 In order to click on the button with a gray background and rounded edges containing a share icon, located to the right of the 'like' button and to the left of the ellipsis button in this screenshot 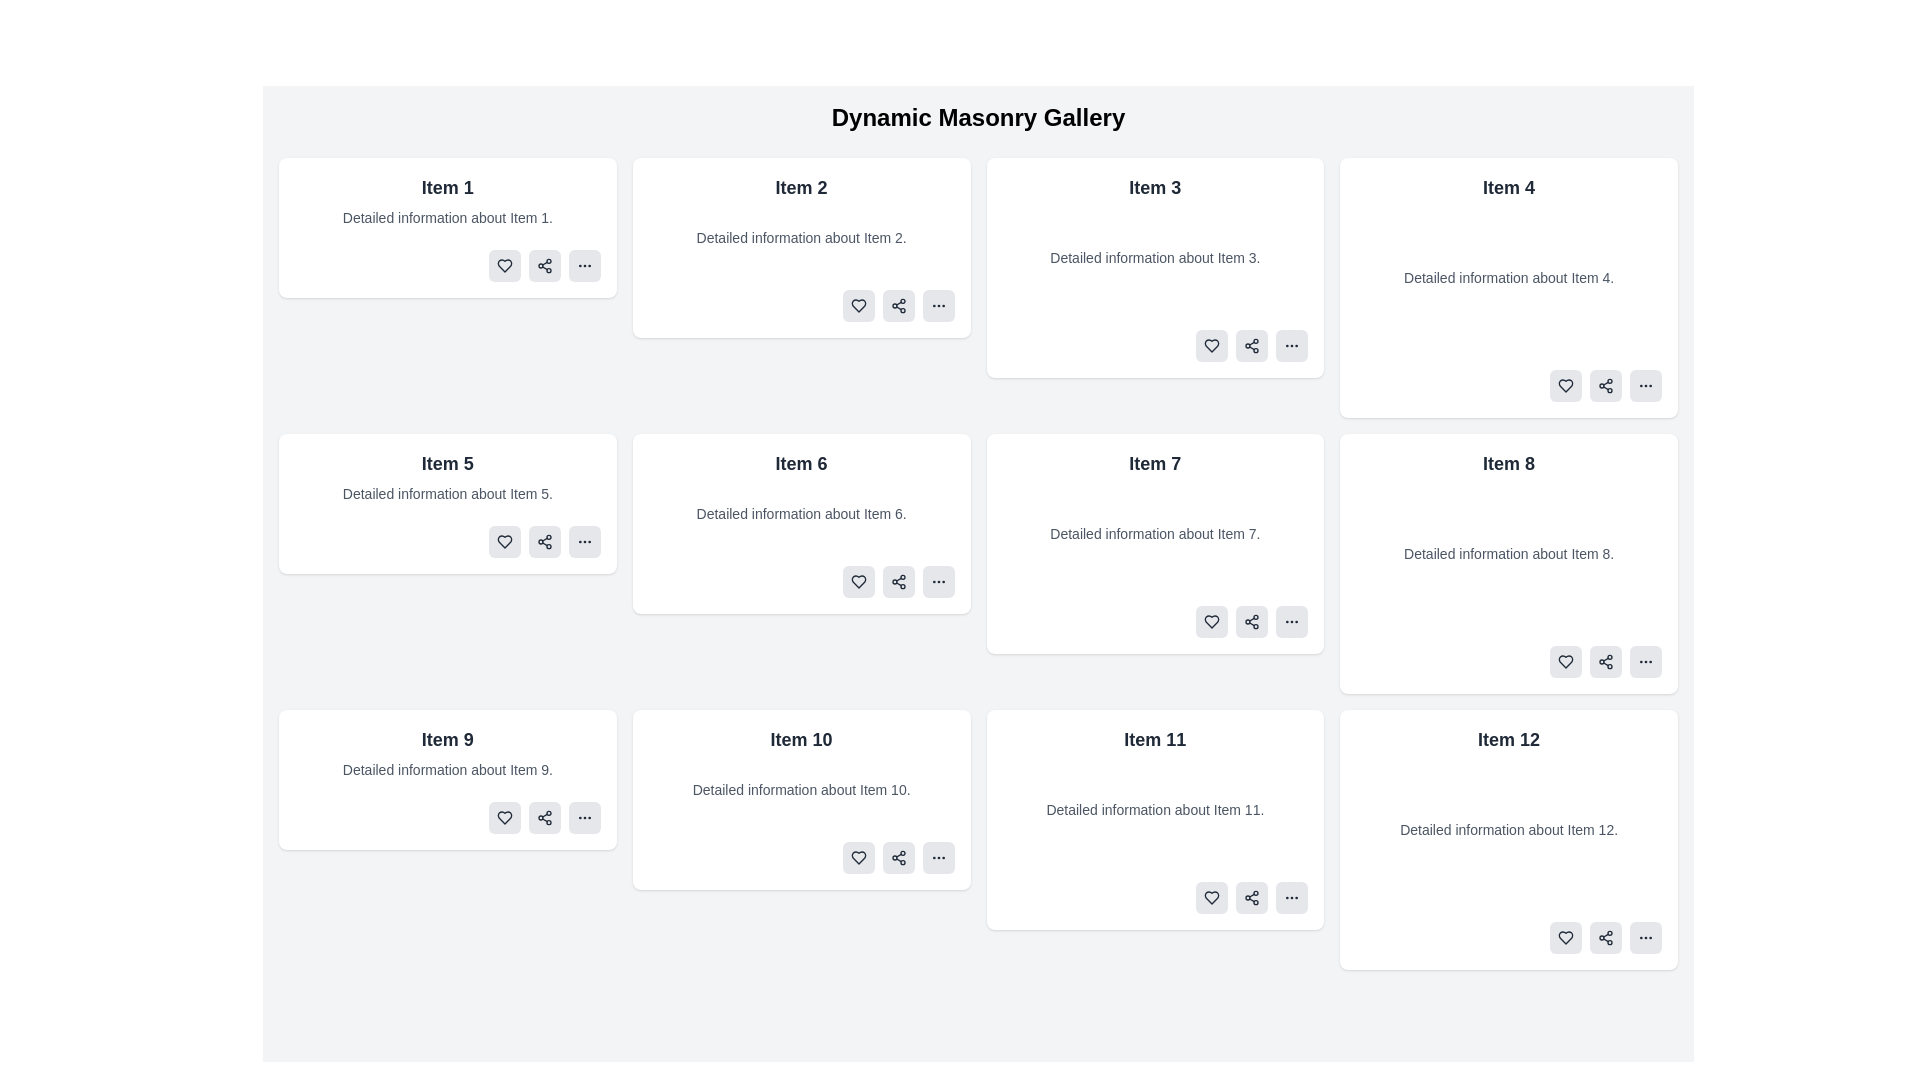, I will do `click(897, 856)`.